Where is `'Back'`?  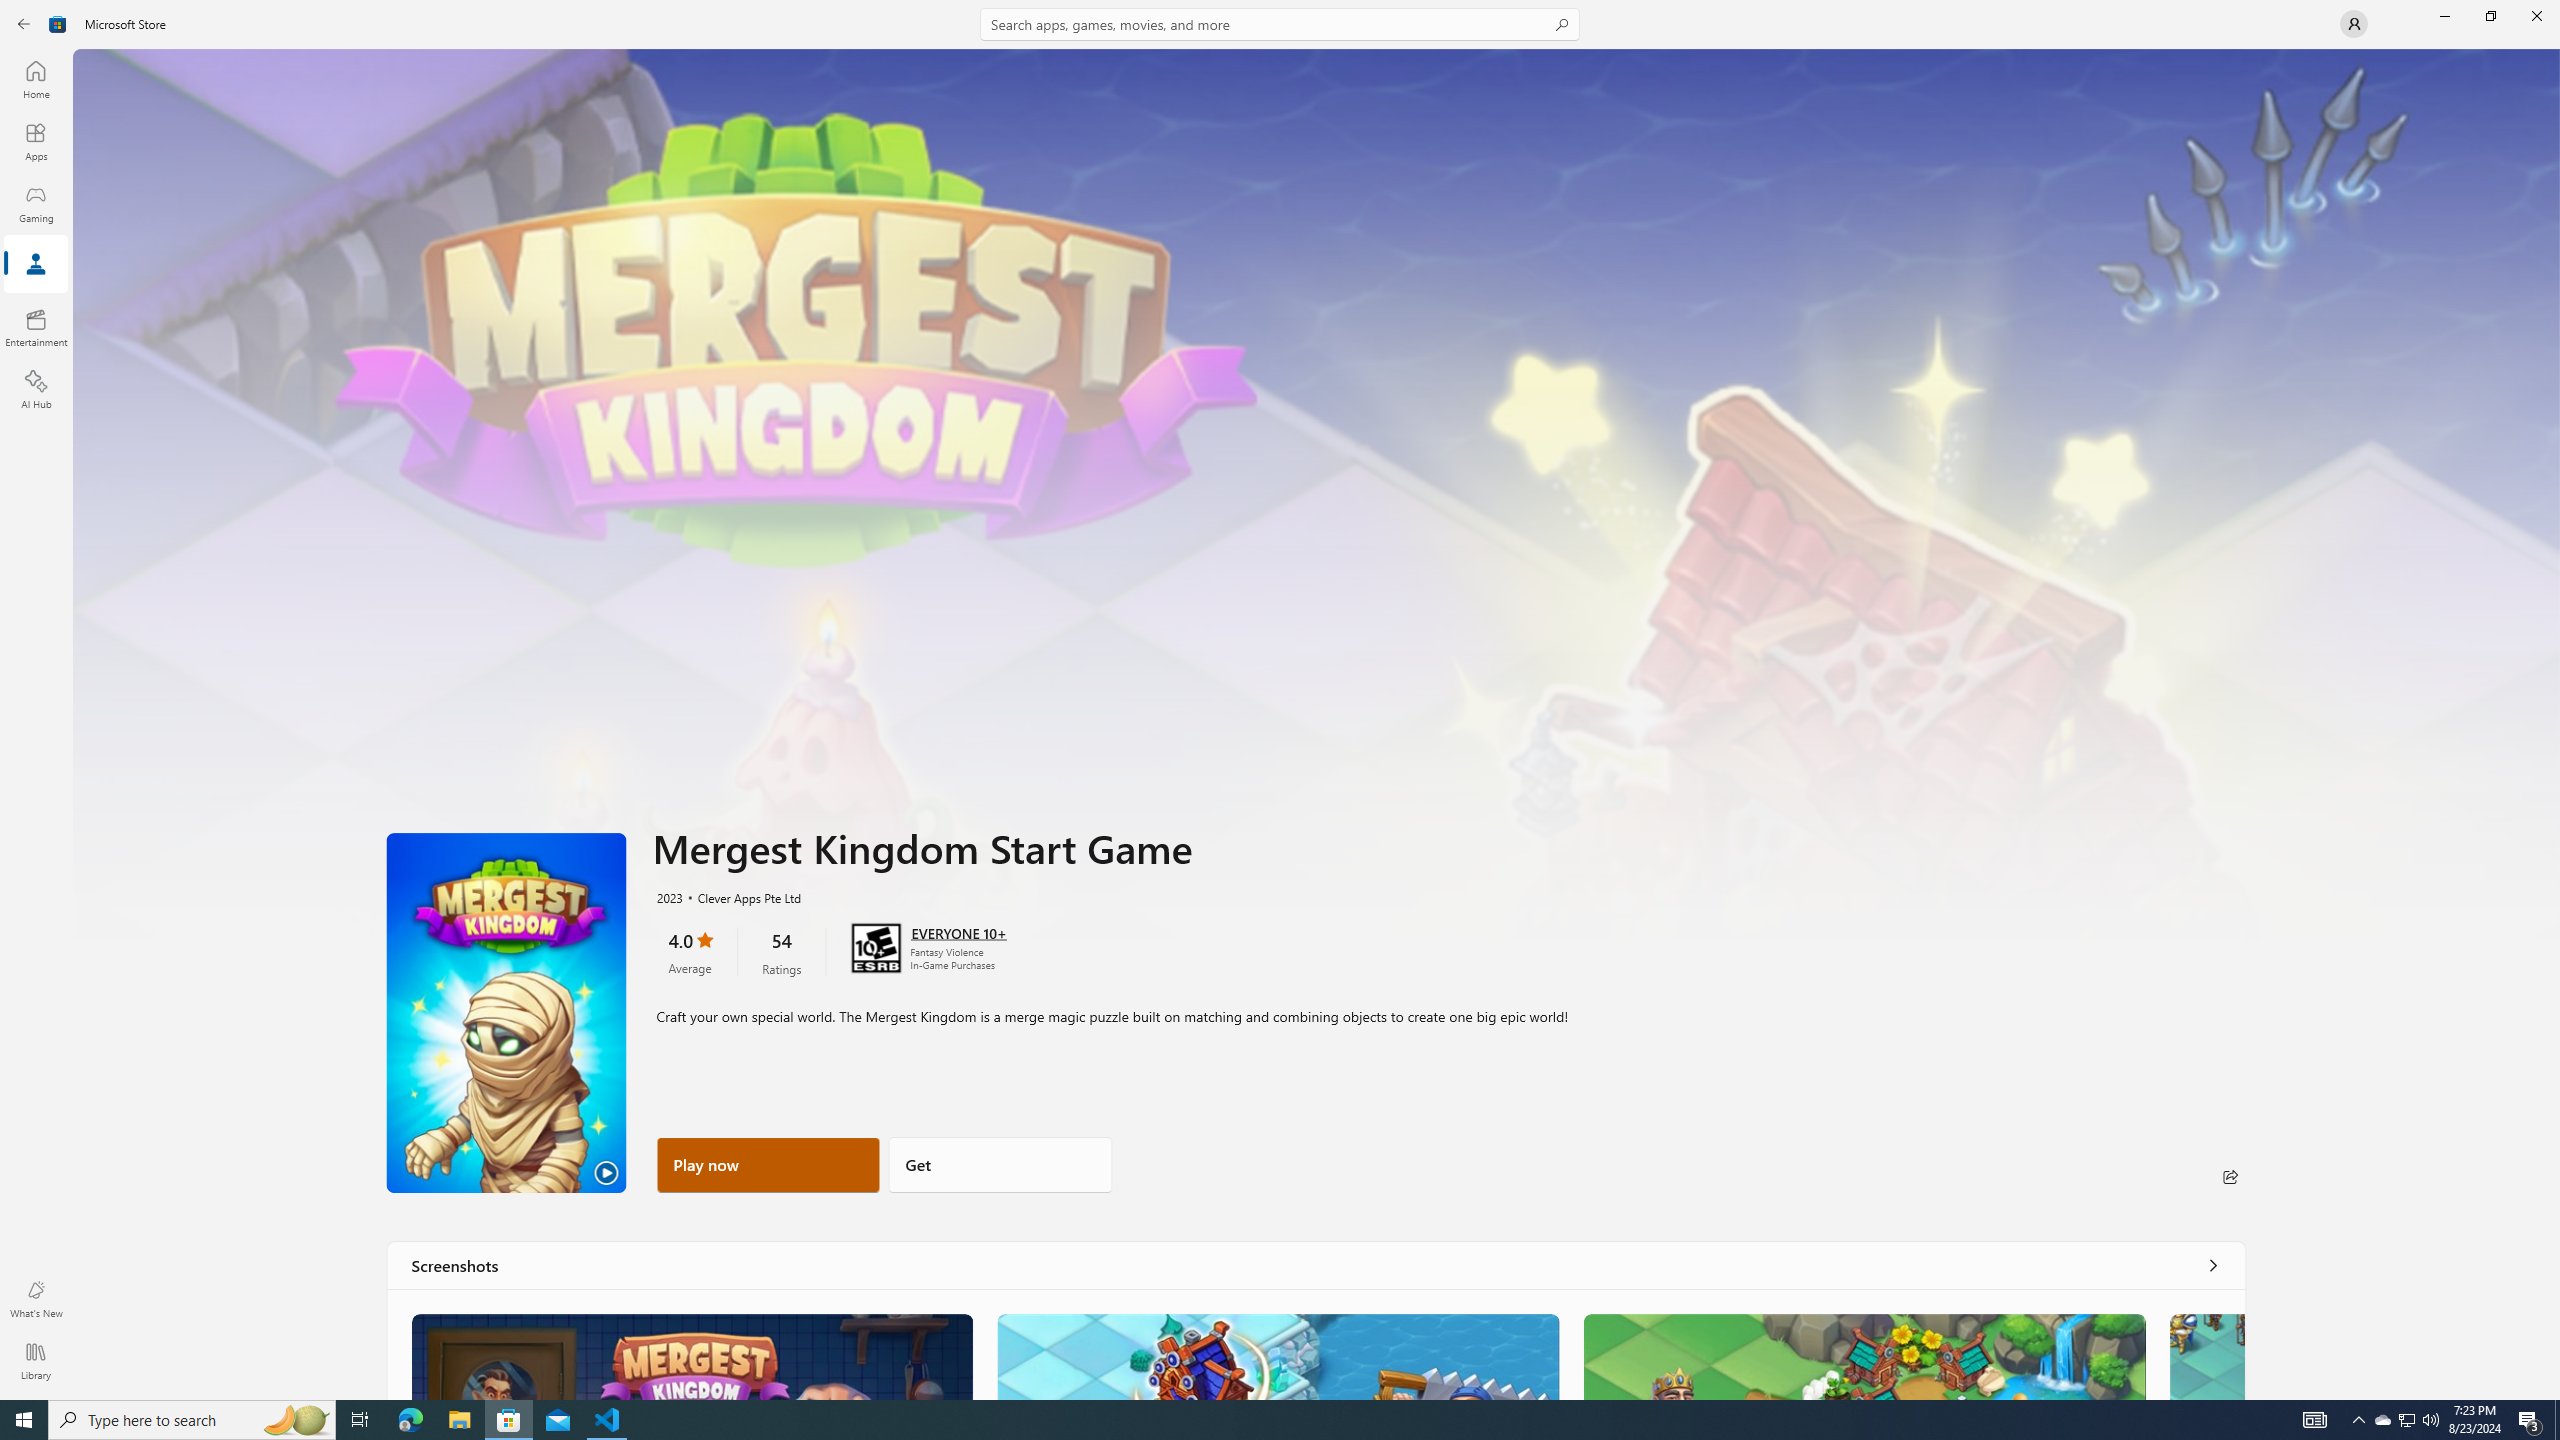
'Back' is located at coordinates (24, 22).